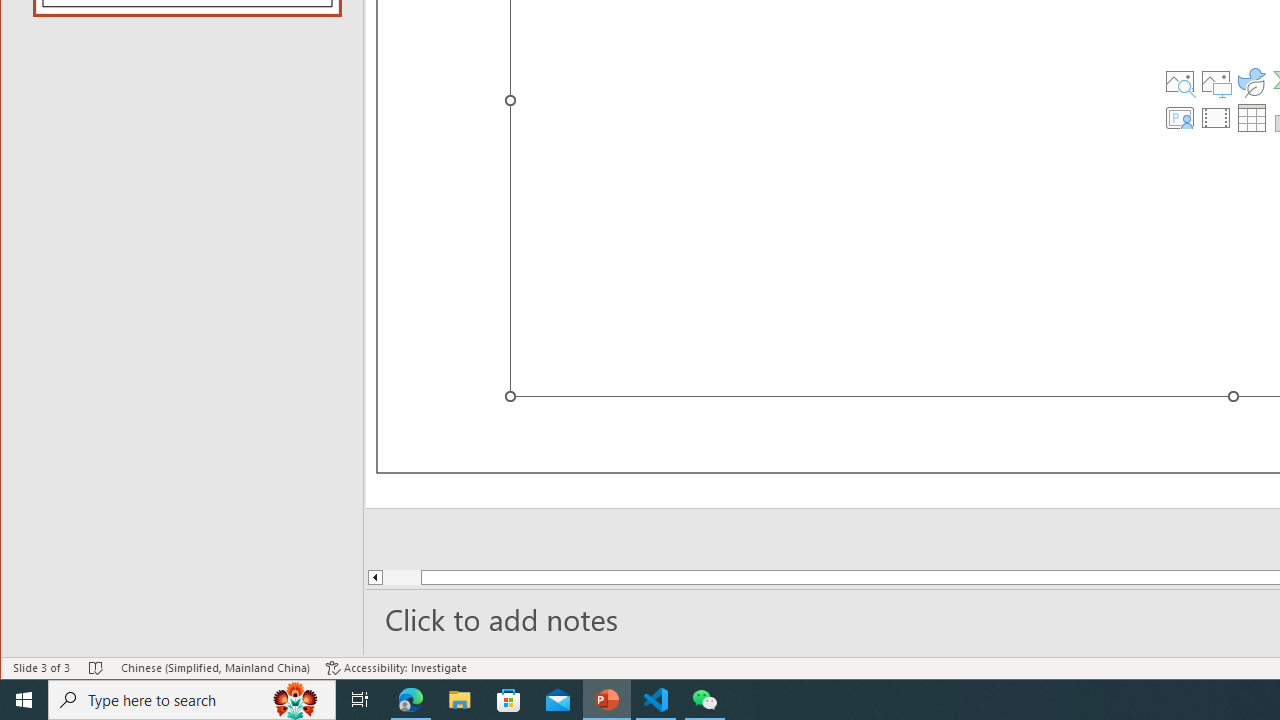 The height and width of the screenshot is (720, 1280). What do you see at coordinates (359, 698) in the screenshot?
I see `'Task View'` at bounding box center [359, 698].